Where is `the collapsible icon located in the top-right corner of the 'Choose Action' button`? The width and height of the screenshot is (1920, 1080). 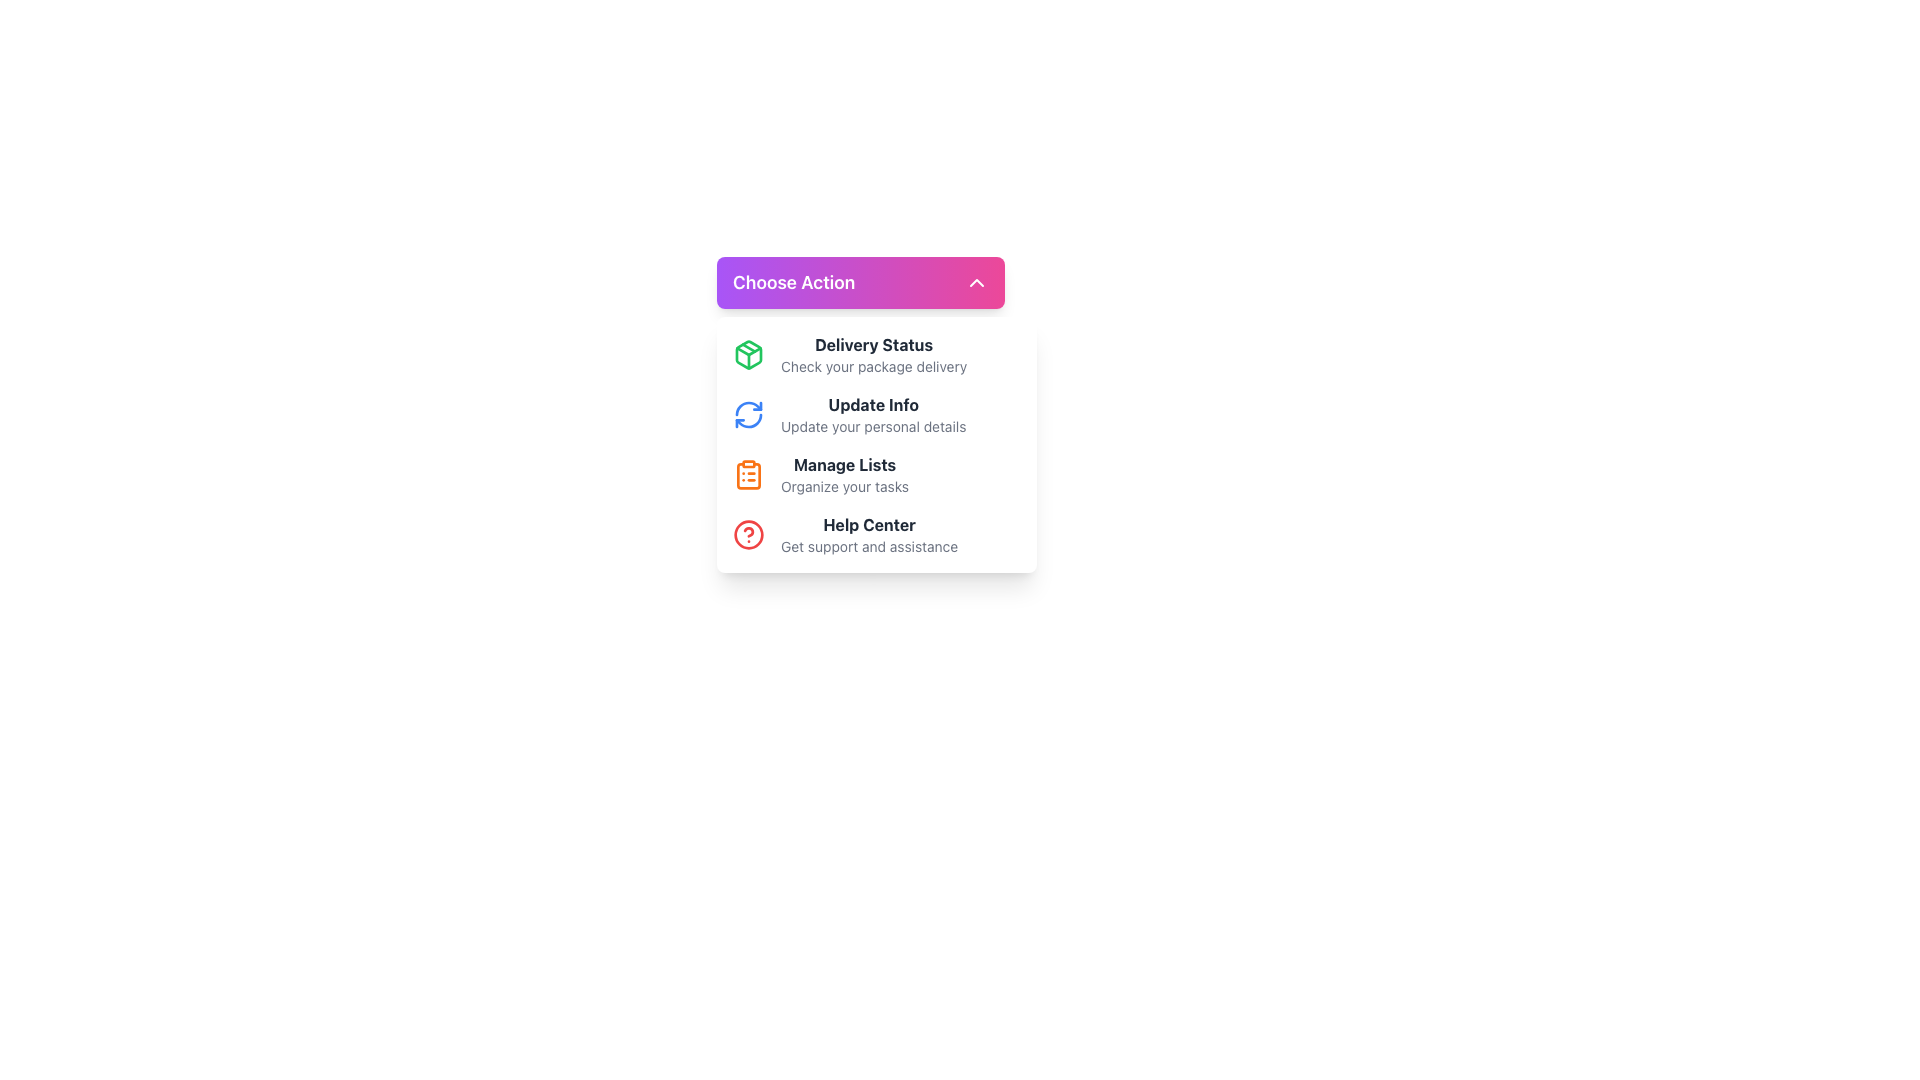
the collapsible icon located in the top-right corner of the 'Choose Action' button is located at coordinates (977, 282).